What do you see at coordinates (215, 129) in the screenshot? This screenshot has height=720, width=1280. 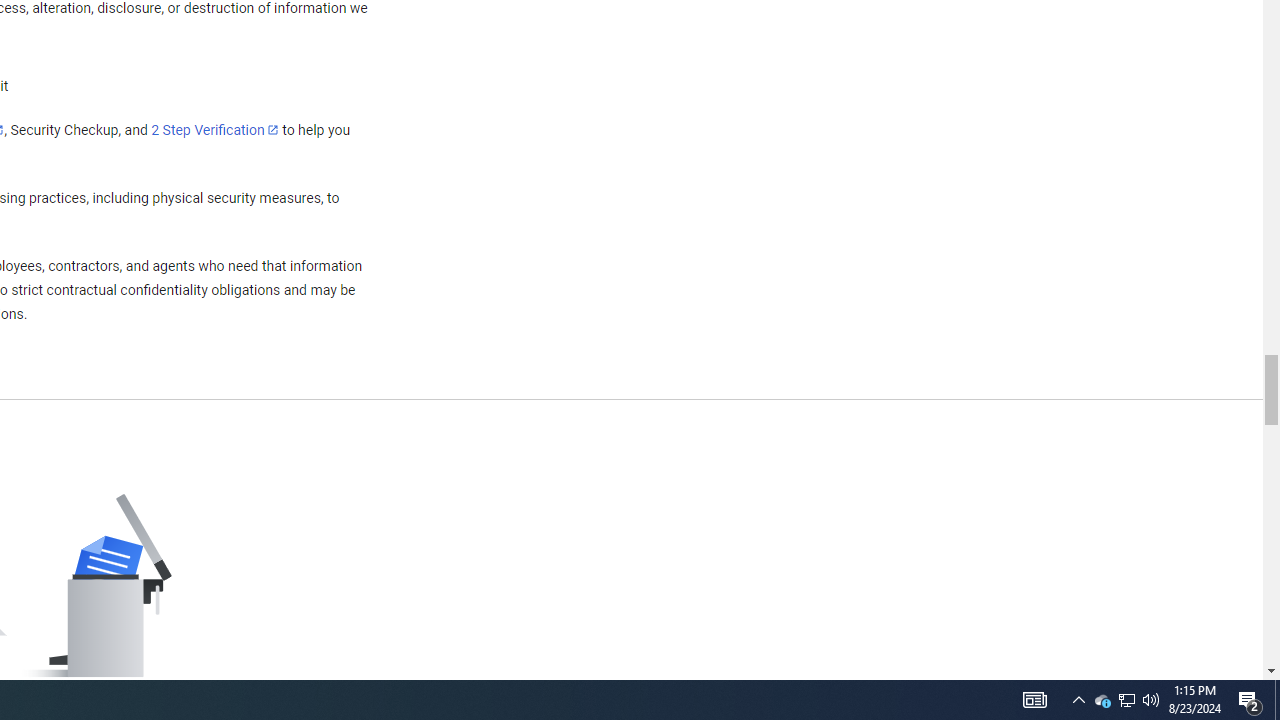 I see `'2 Step Verification'` at bounding box center [215, 129].